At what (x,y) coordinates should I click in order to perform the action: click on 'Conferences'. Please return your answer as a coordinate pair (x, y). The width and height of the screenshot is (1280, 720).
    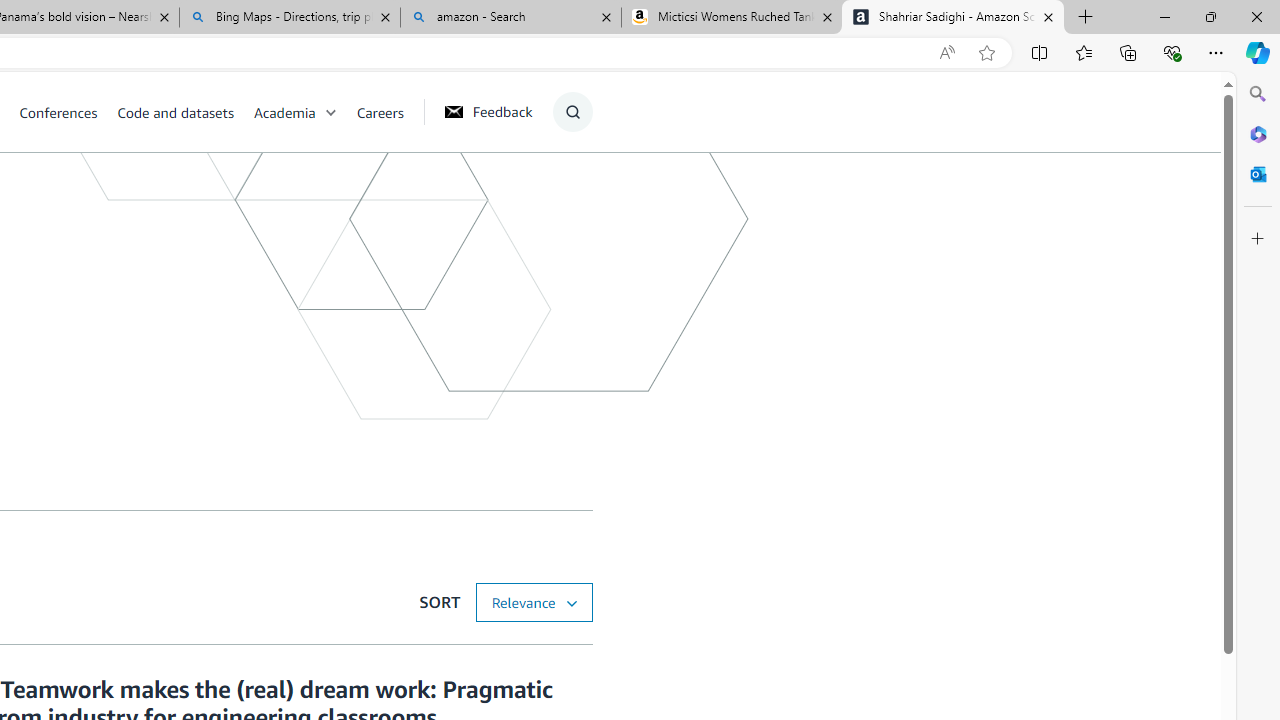
    Looking at the image, I should click on (58, 111).